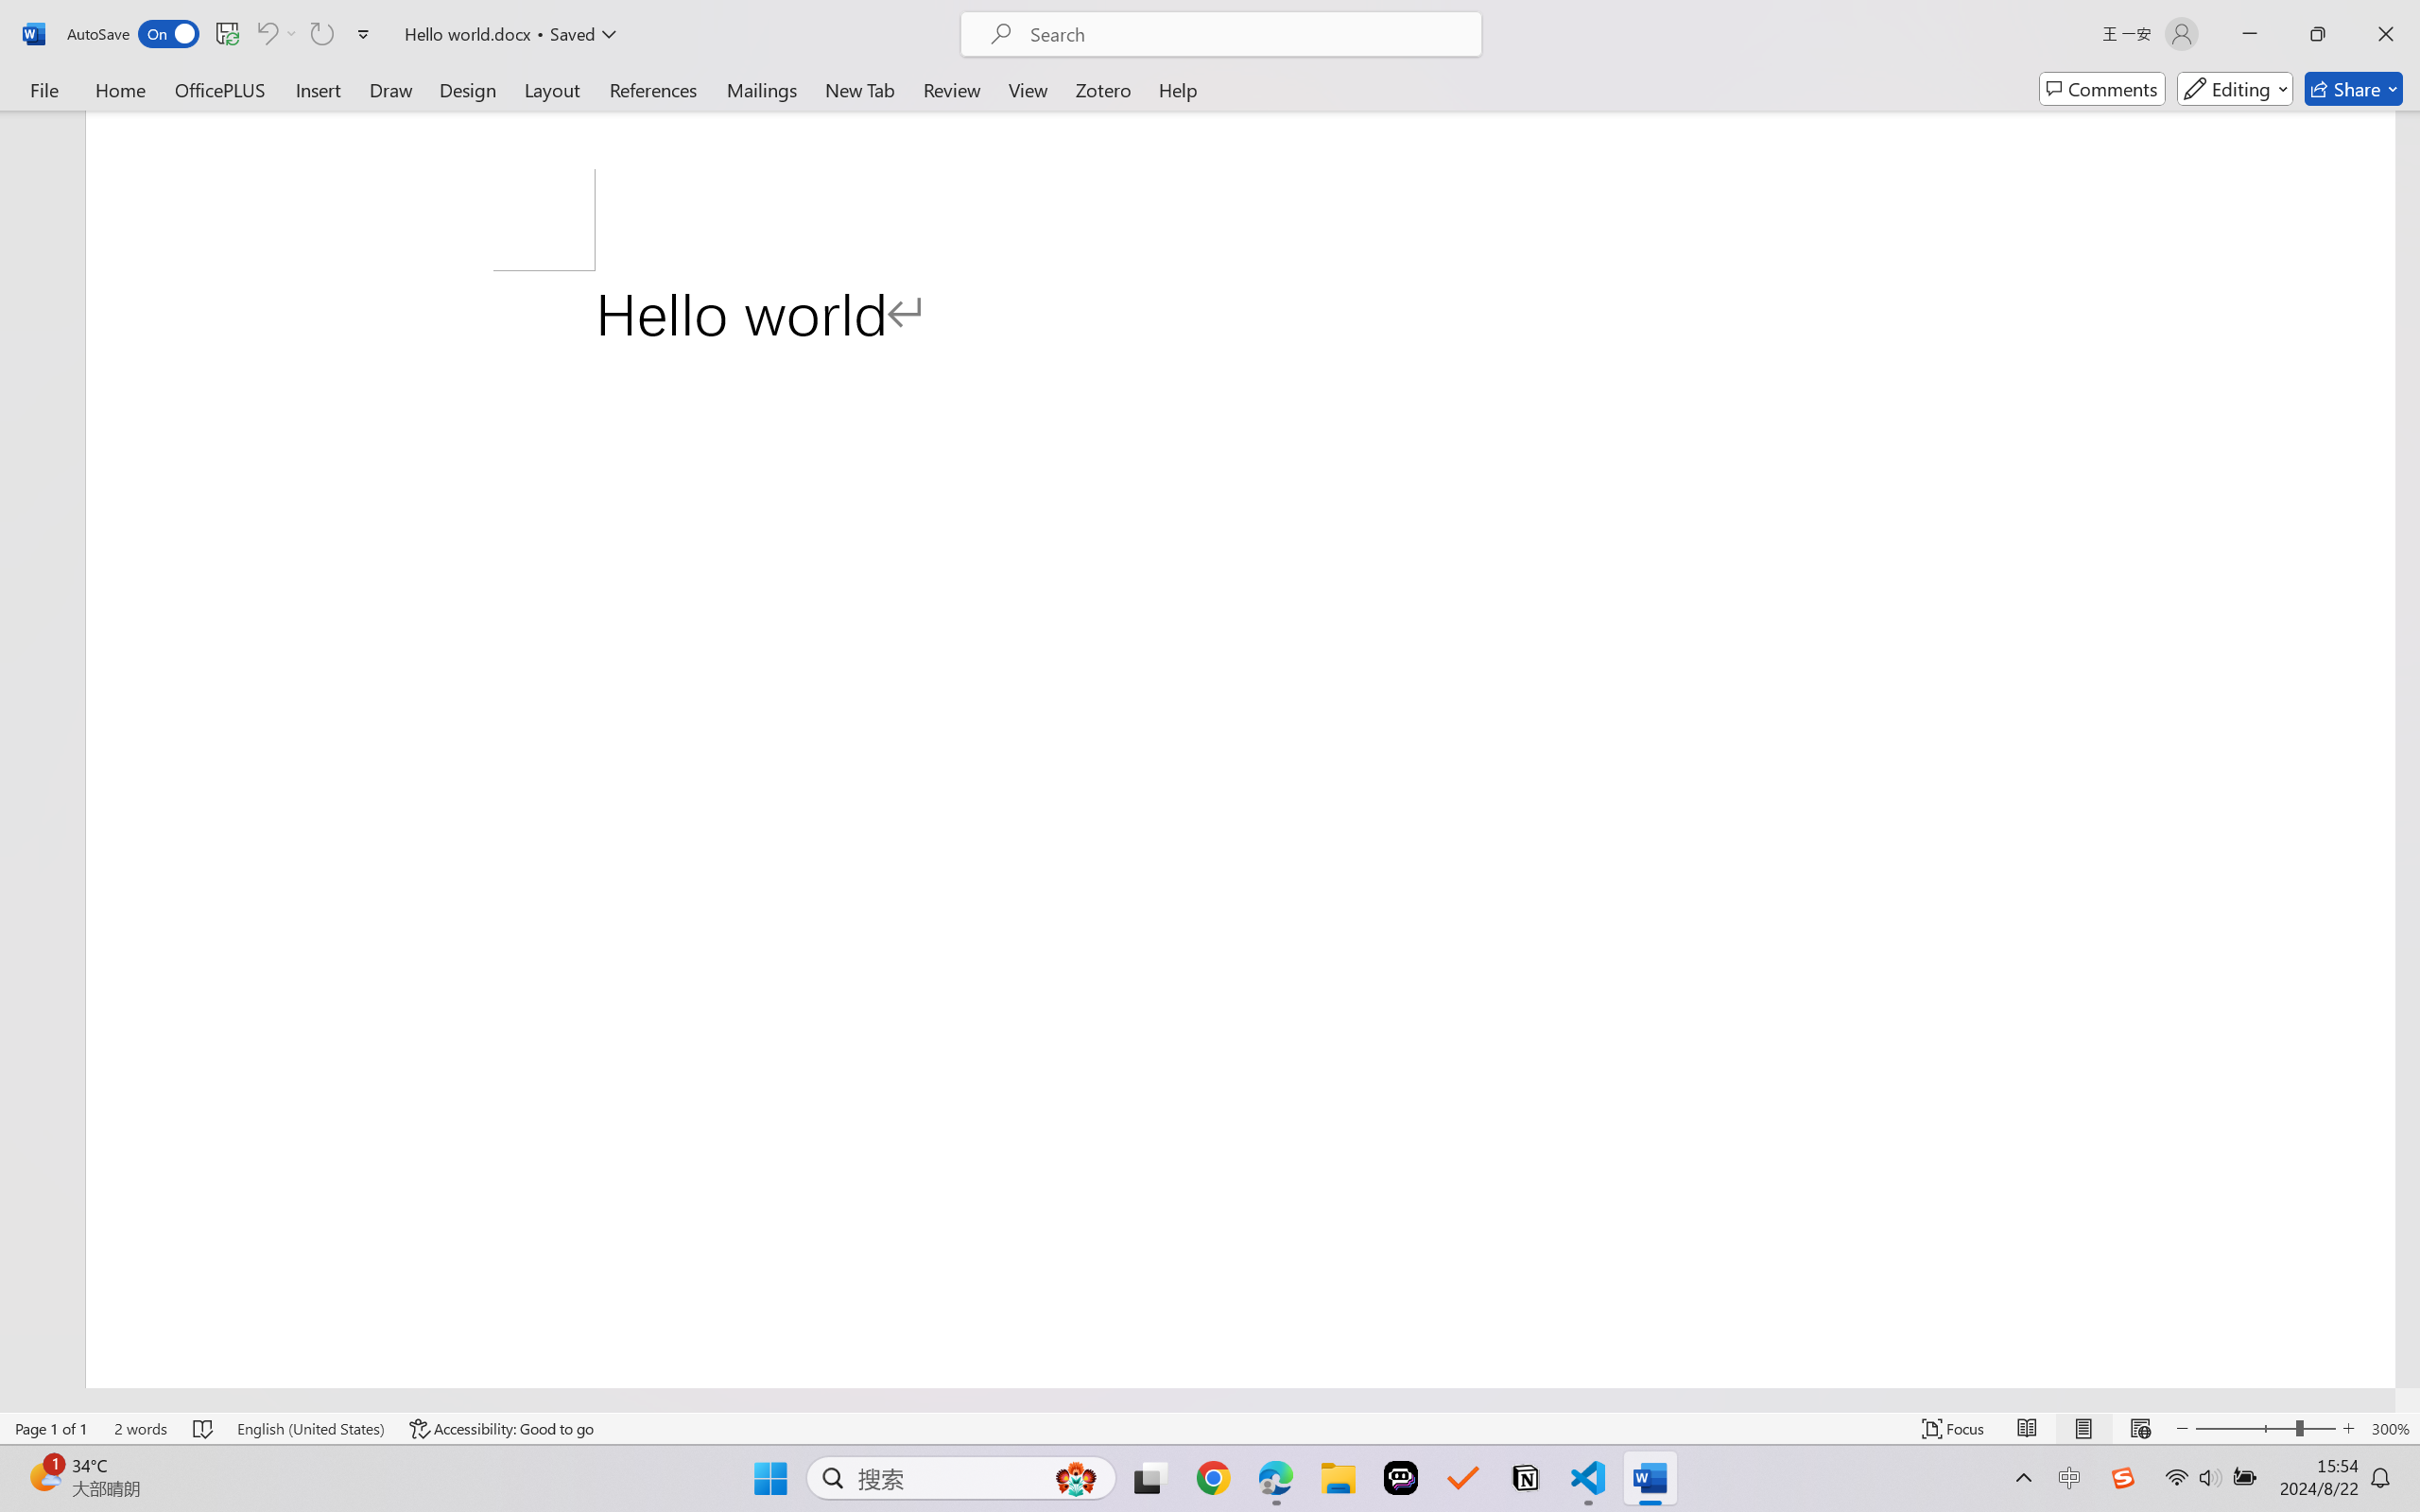  I want to click on 'Mailings', so click(762, 88).